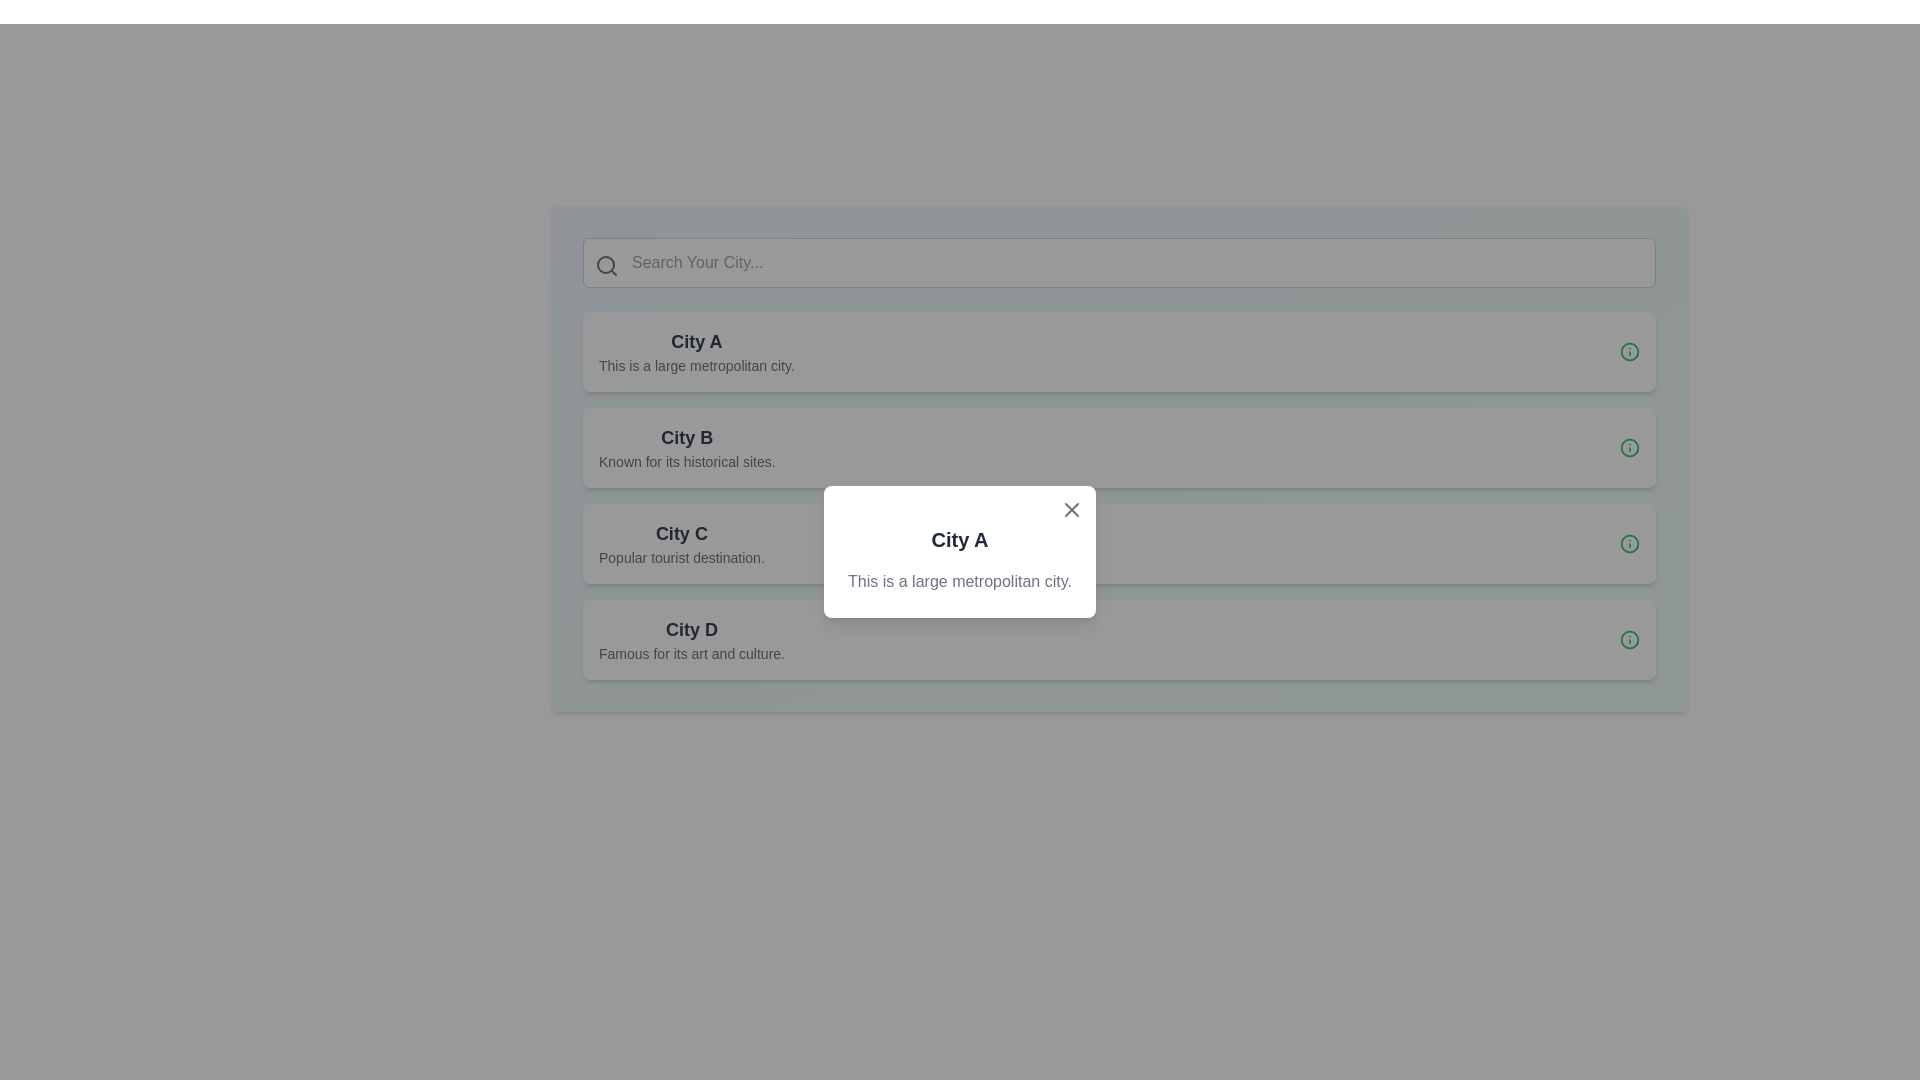 The width and height of the screenshot is (1920, 1080). Describe the element at coordinates (1630, 640) in the screenshot. I see `the information icon located at the rightmost position of the 'City D' row in the vertical list` at that location.